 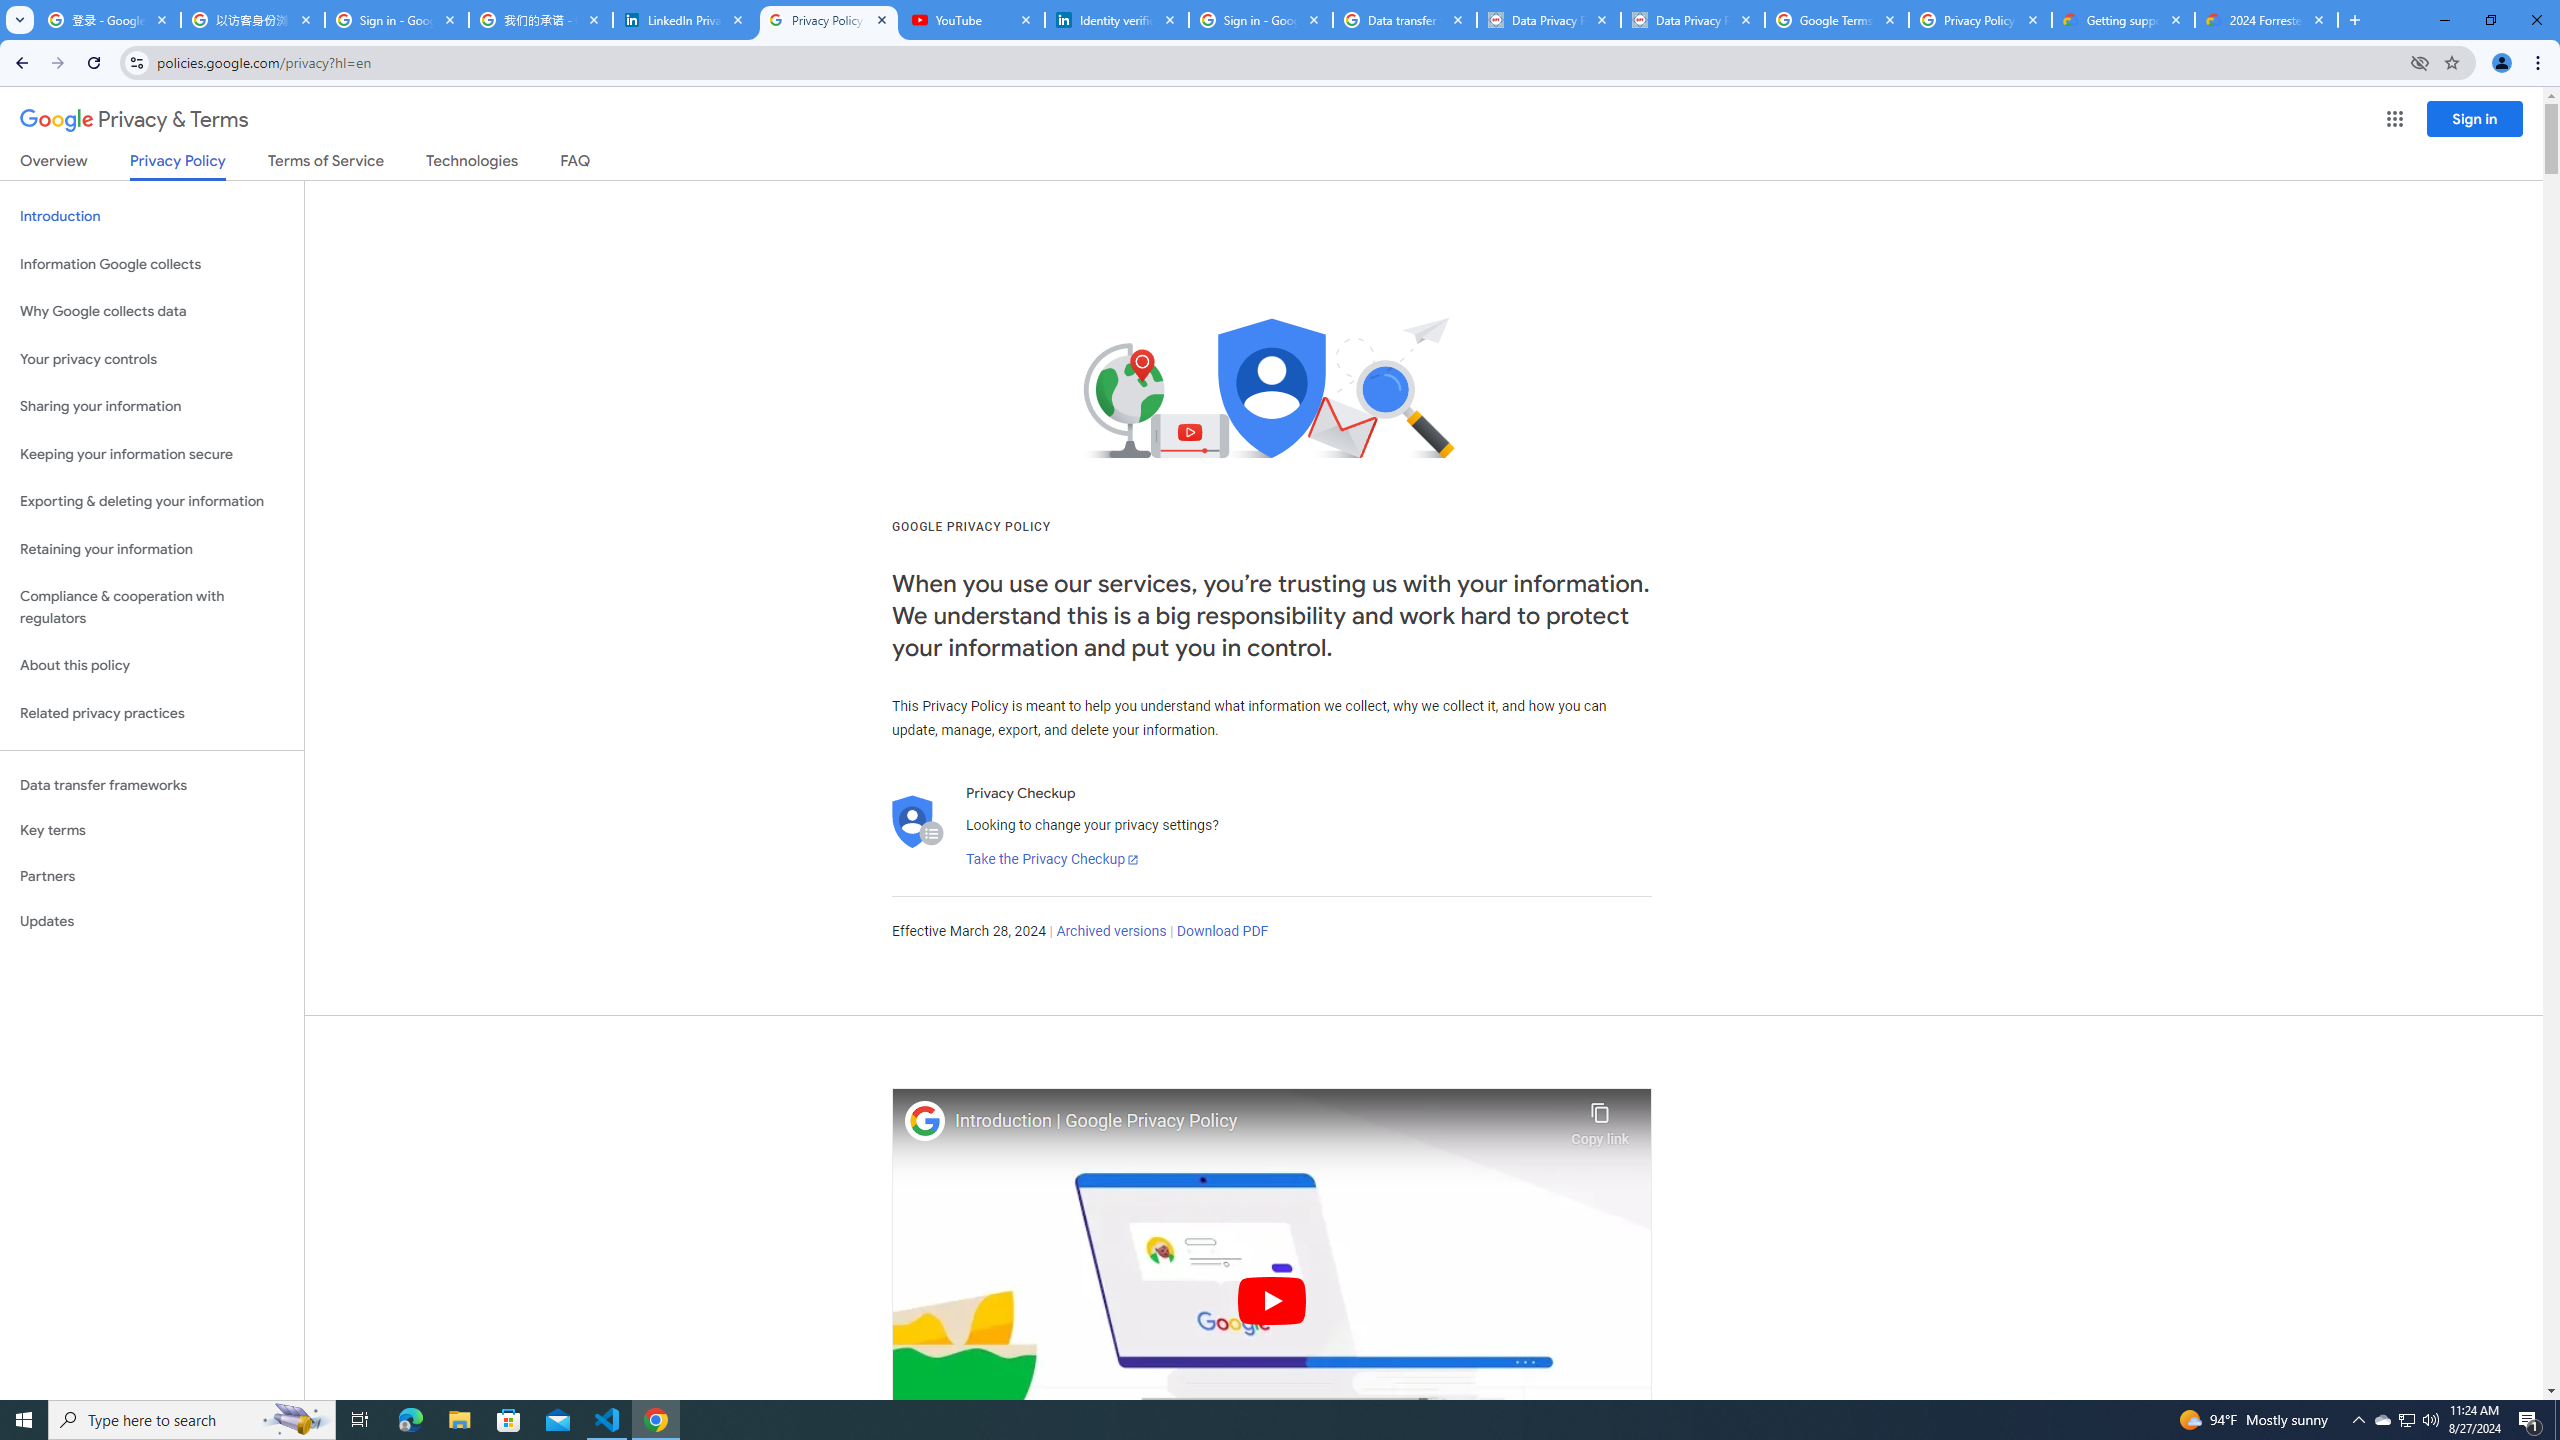 I want to click on 'Photo image of Google', so click(x=925, y=1119).